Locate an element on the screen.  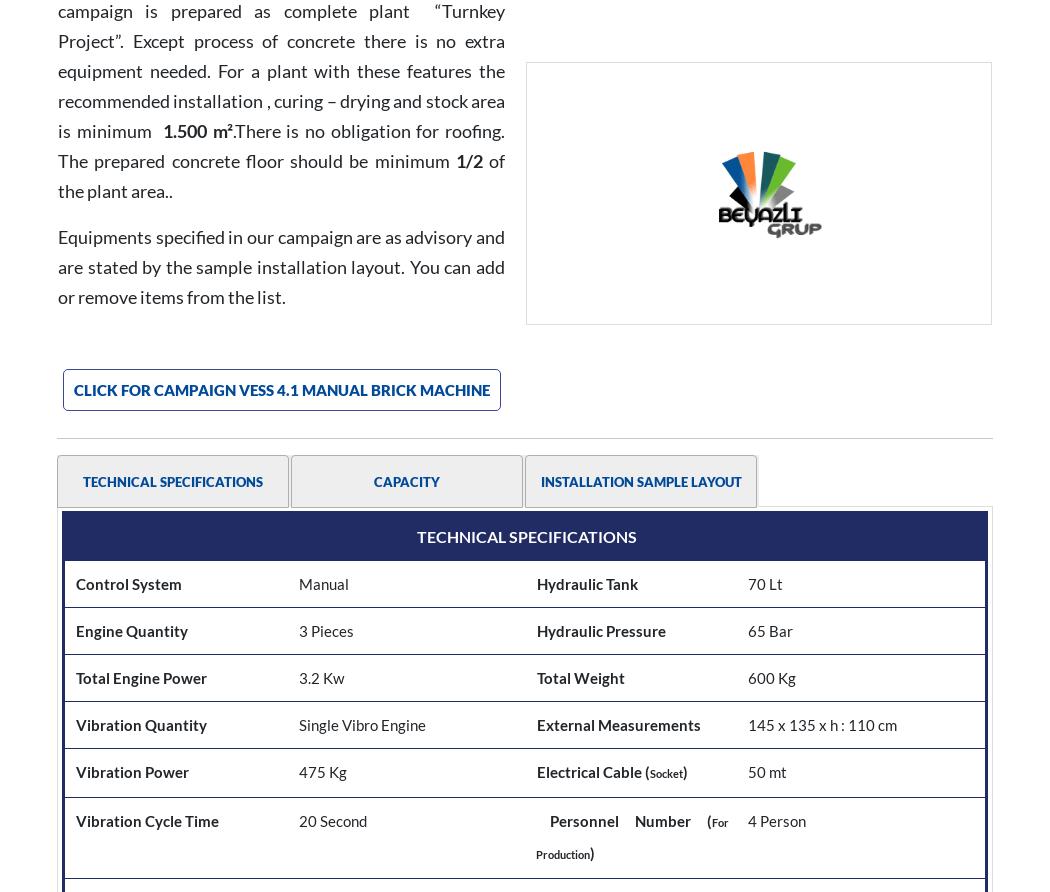
'FINGER CAR MACHINES' is located at coordinates (381, 847).